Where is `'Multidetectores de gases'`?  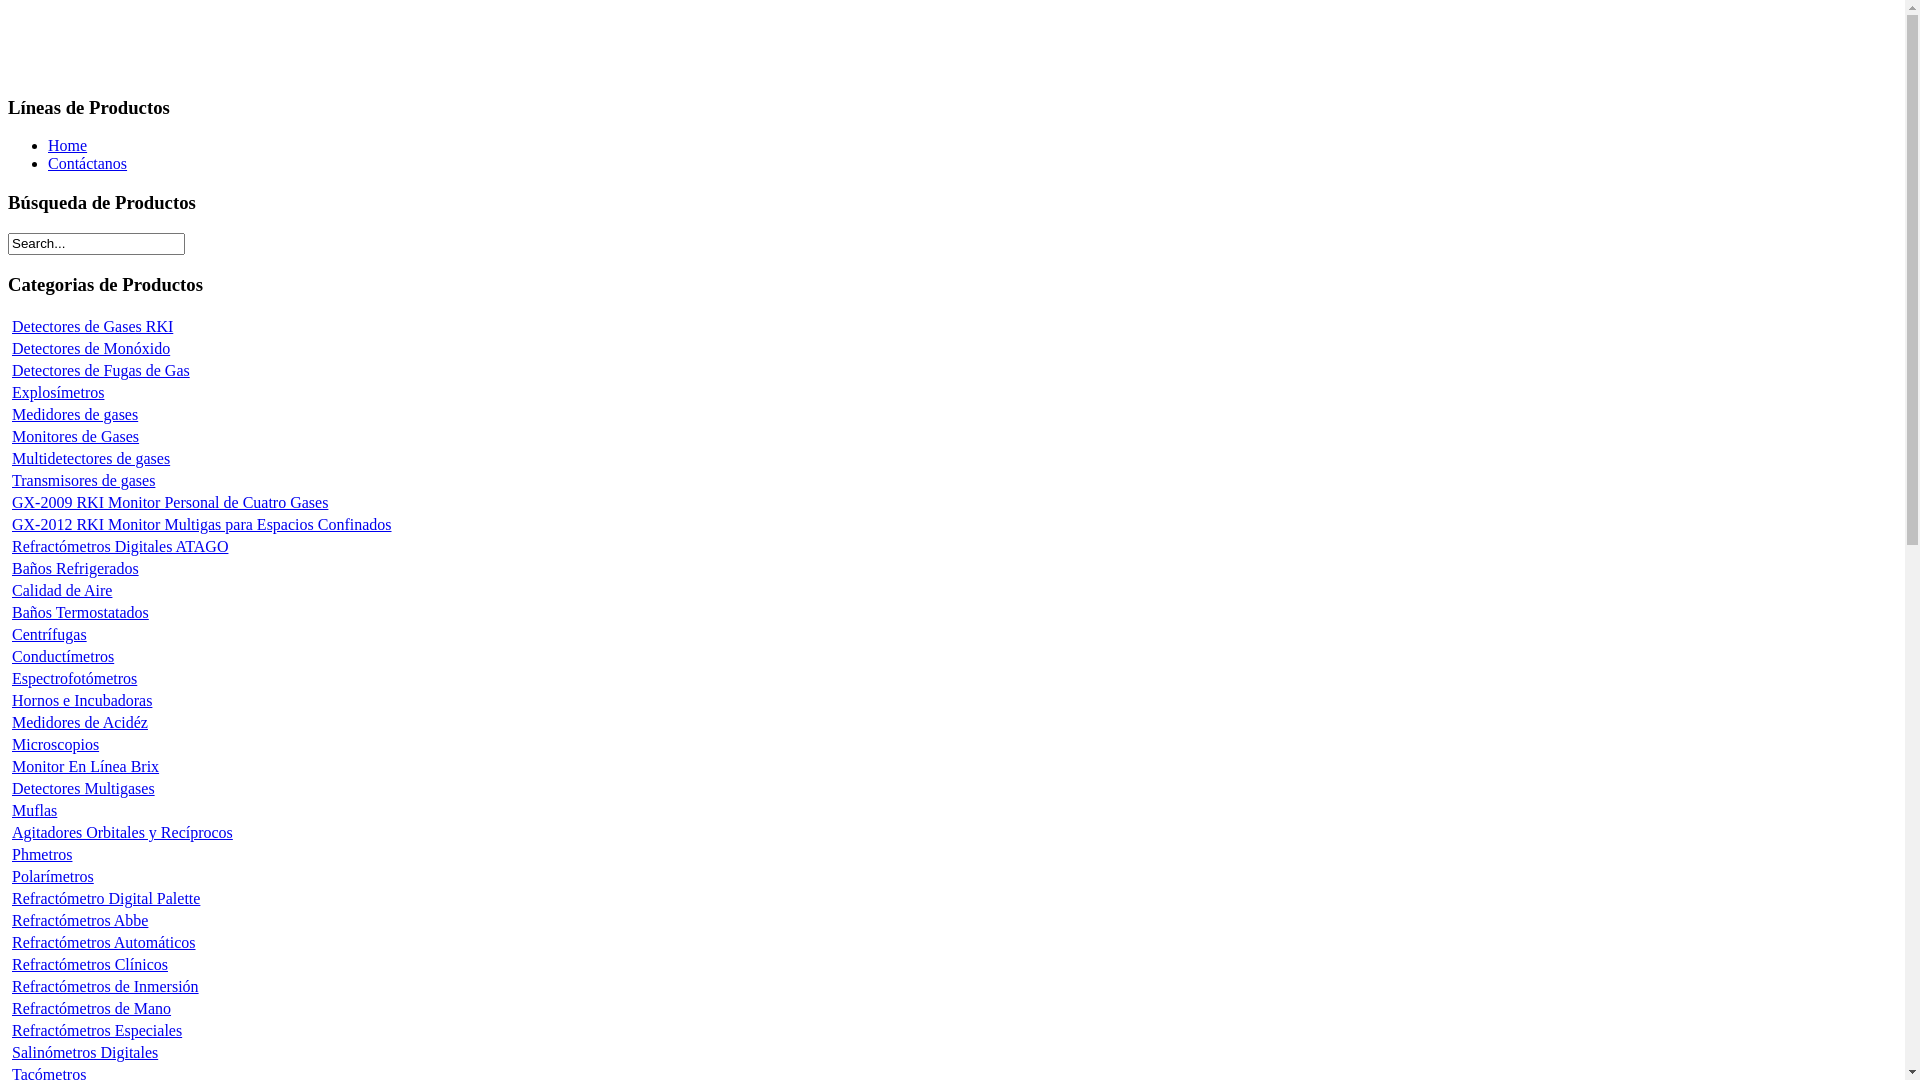 'Multidetectores de gases' is located at coordinates (12, 458).